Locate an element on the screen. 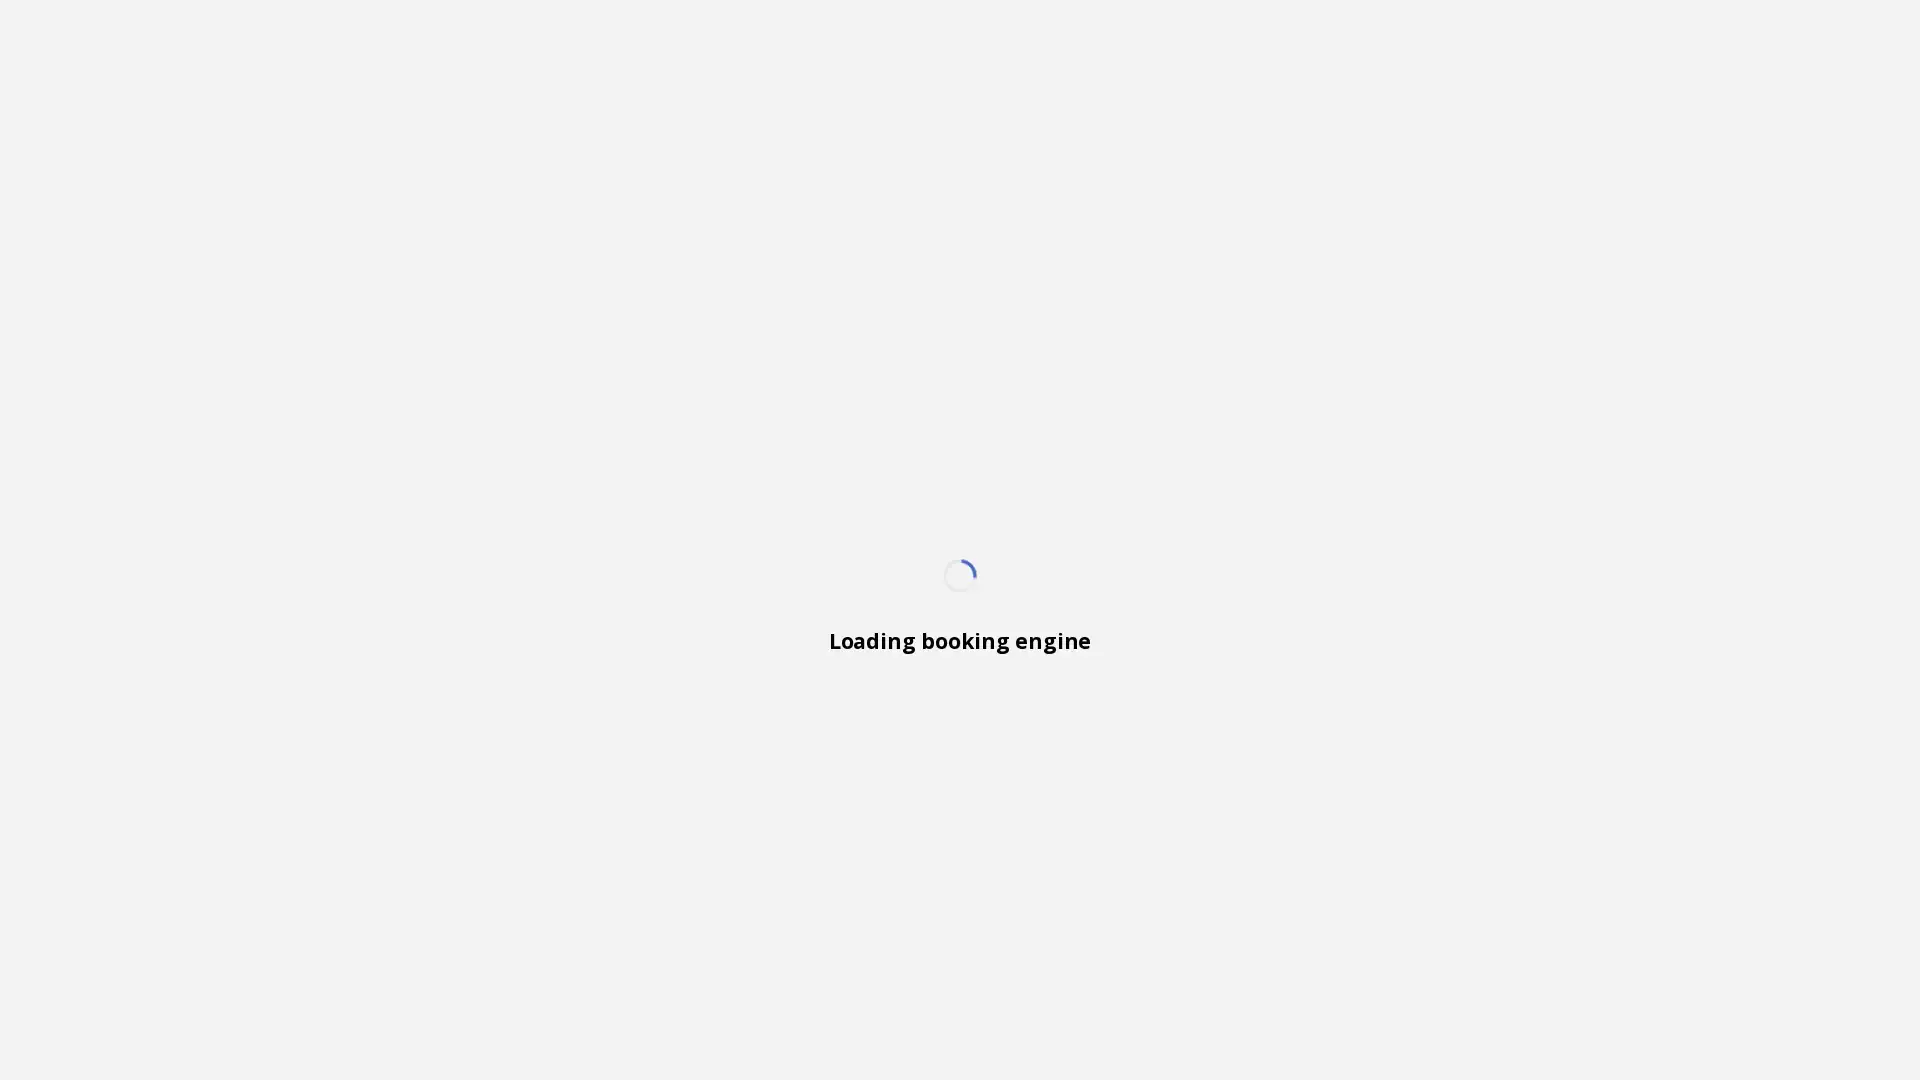 This screenshot has width=1920, height=1080. No, adjust is located at coordinates (1802, 1017).